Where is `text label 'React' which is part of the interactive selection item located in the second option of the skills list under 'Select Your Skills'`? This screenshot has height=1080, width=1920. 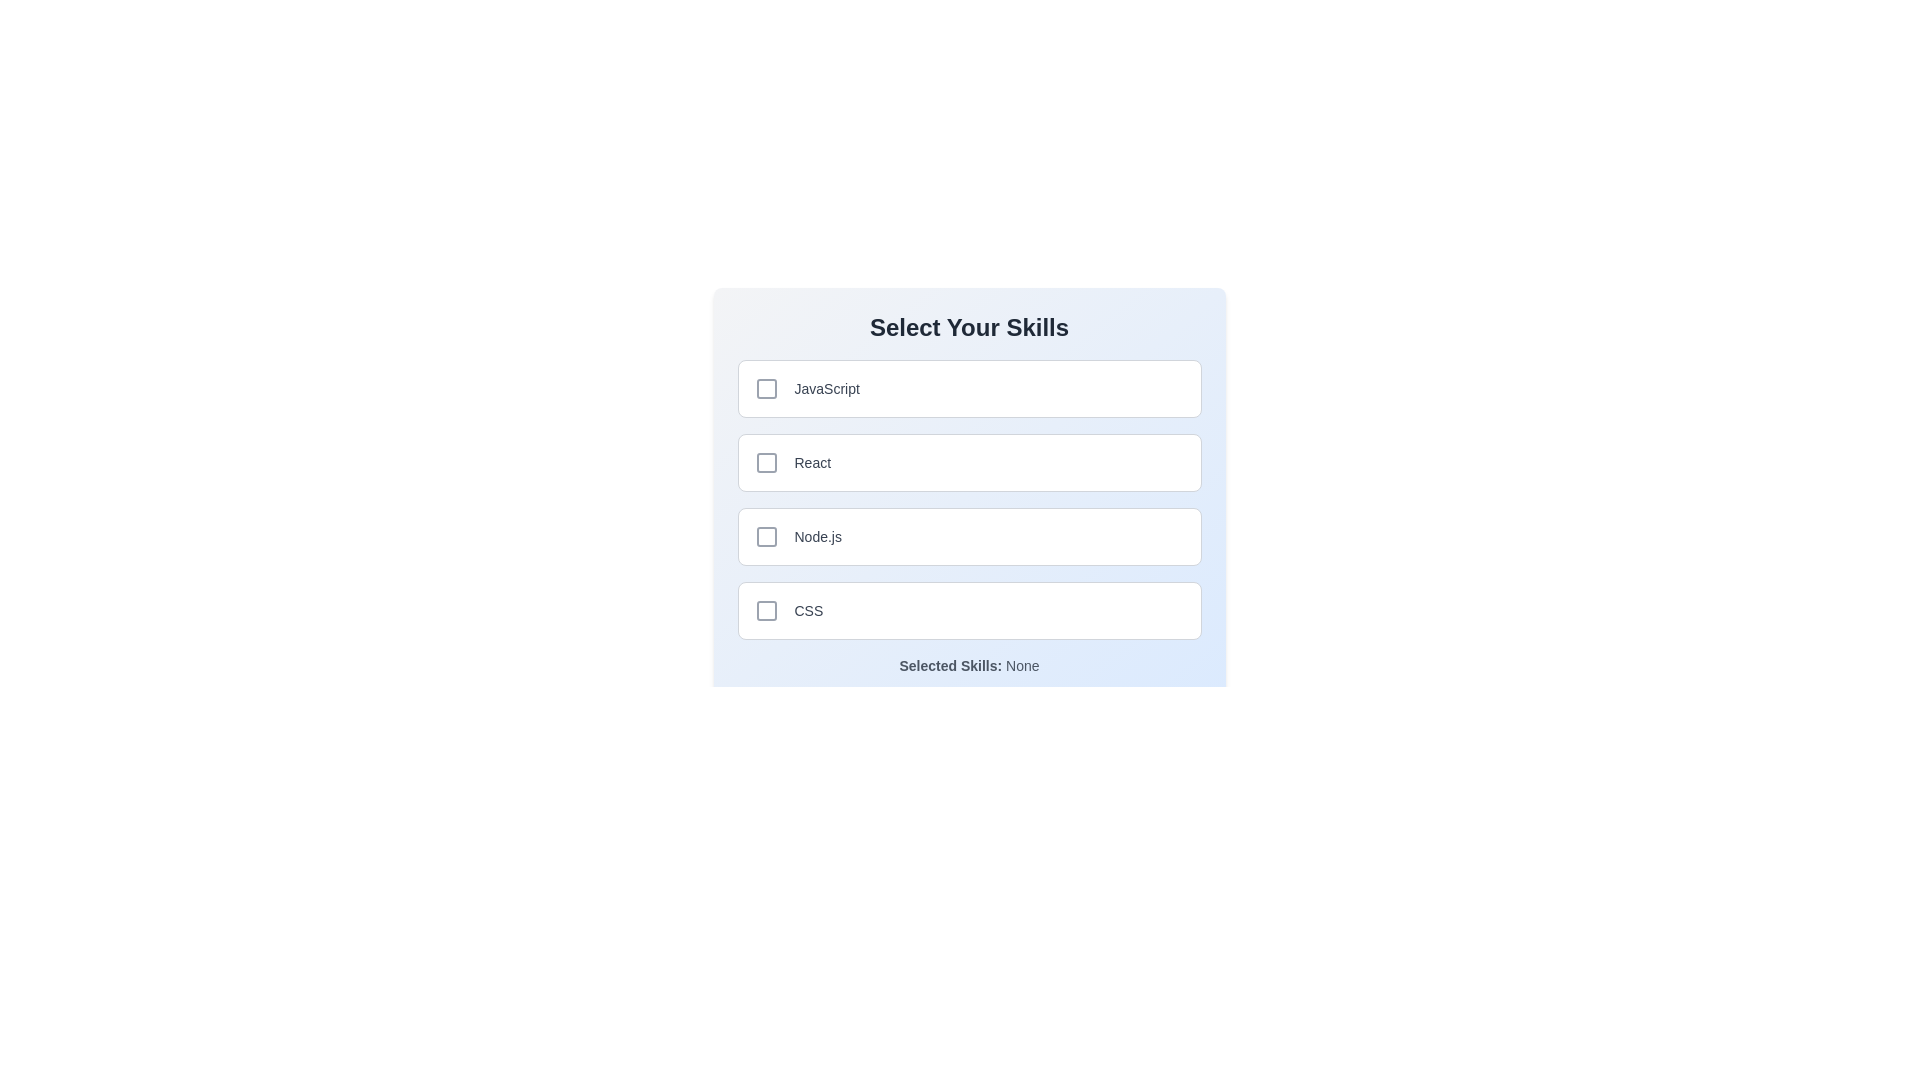 text label 'React' which is part of the interactive selection item located in the second option of the skills list under 'Select Your Skills' is located at coordinates (812, 462).